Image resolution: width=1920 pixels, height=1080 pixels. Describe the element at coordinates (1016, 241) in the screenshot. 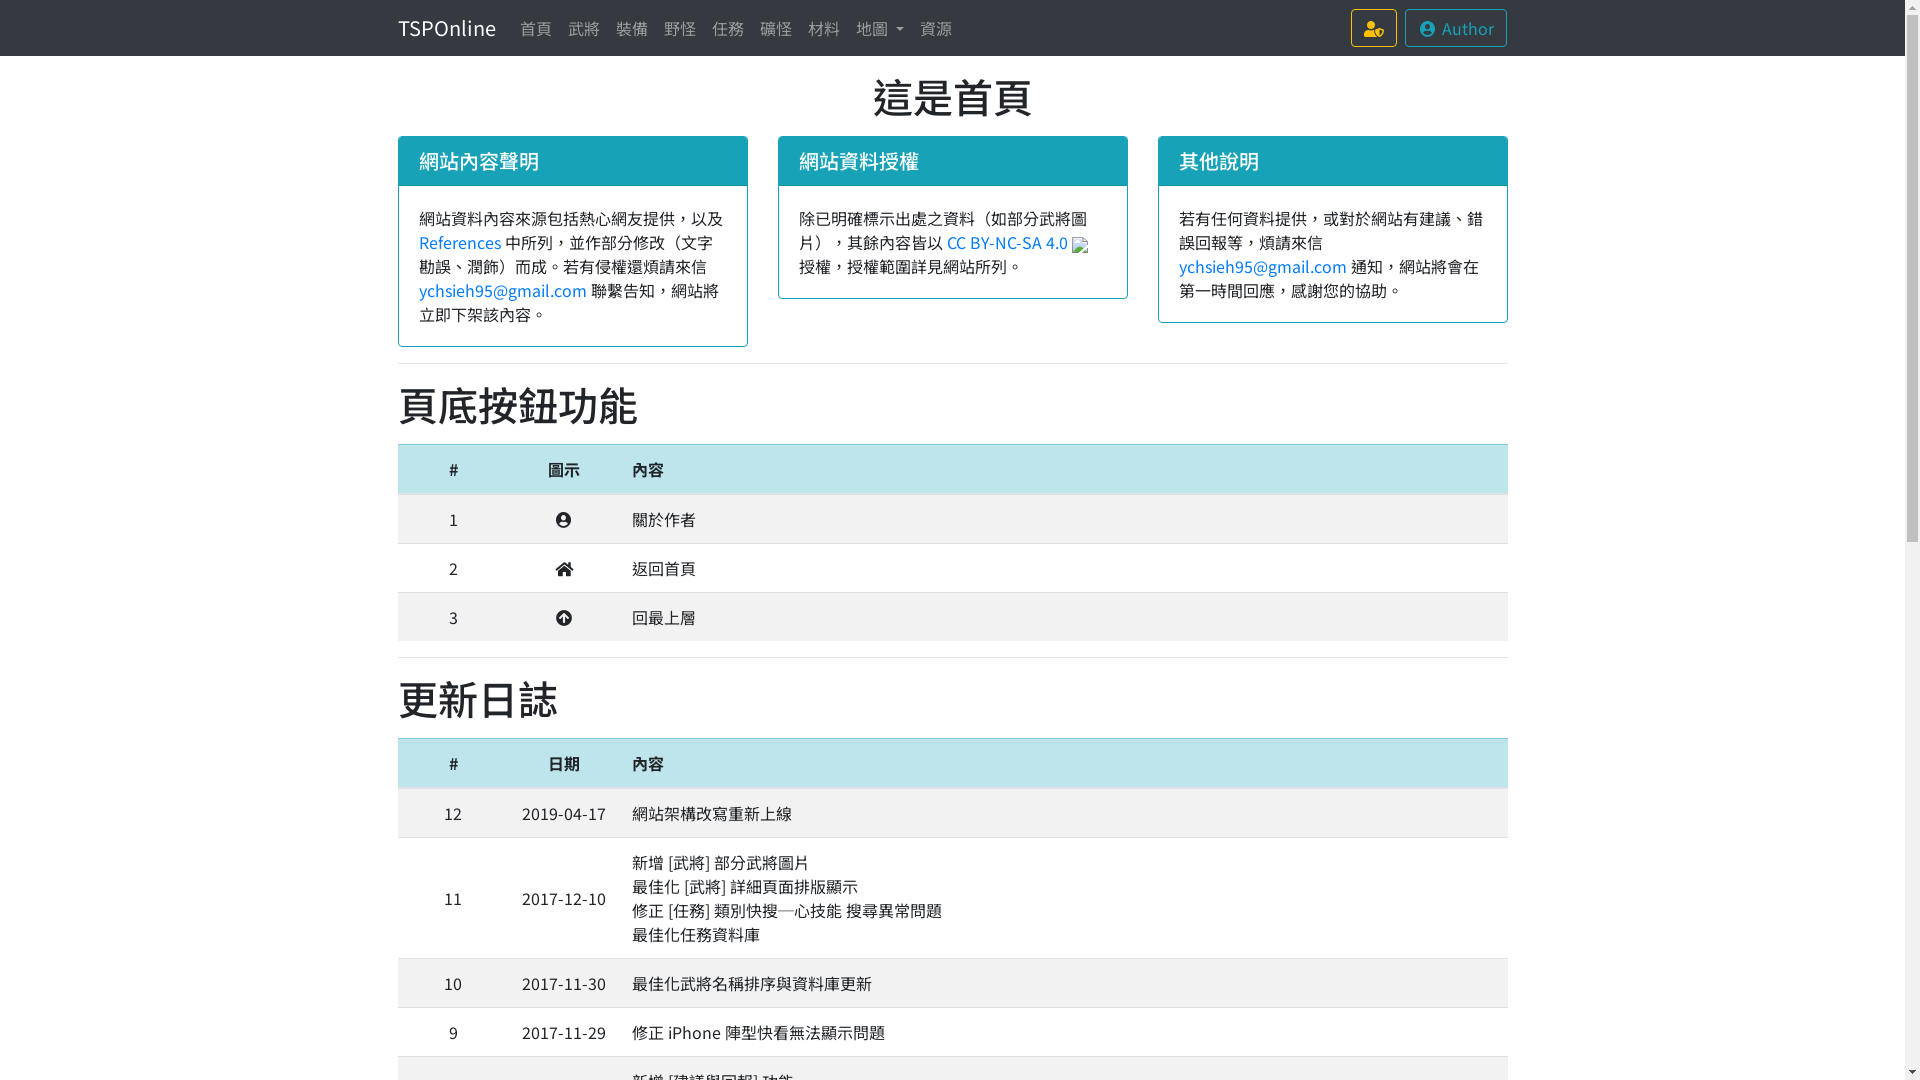

I see `'CC BY-NC-SA 4.0'` at that location.